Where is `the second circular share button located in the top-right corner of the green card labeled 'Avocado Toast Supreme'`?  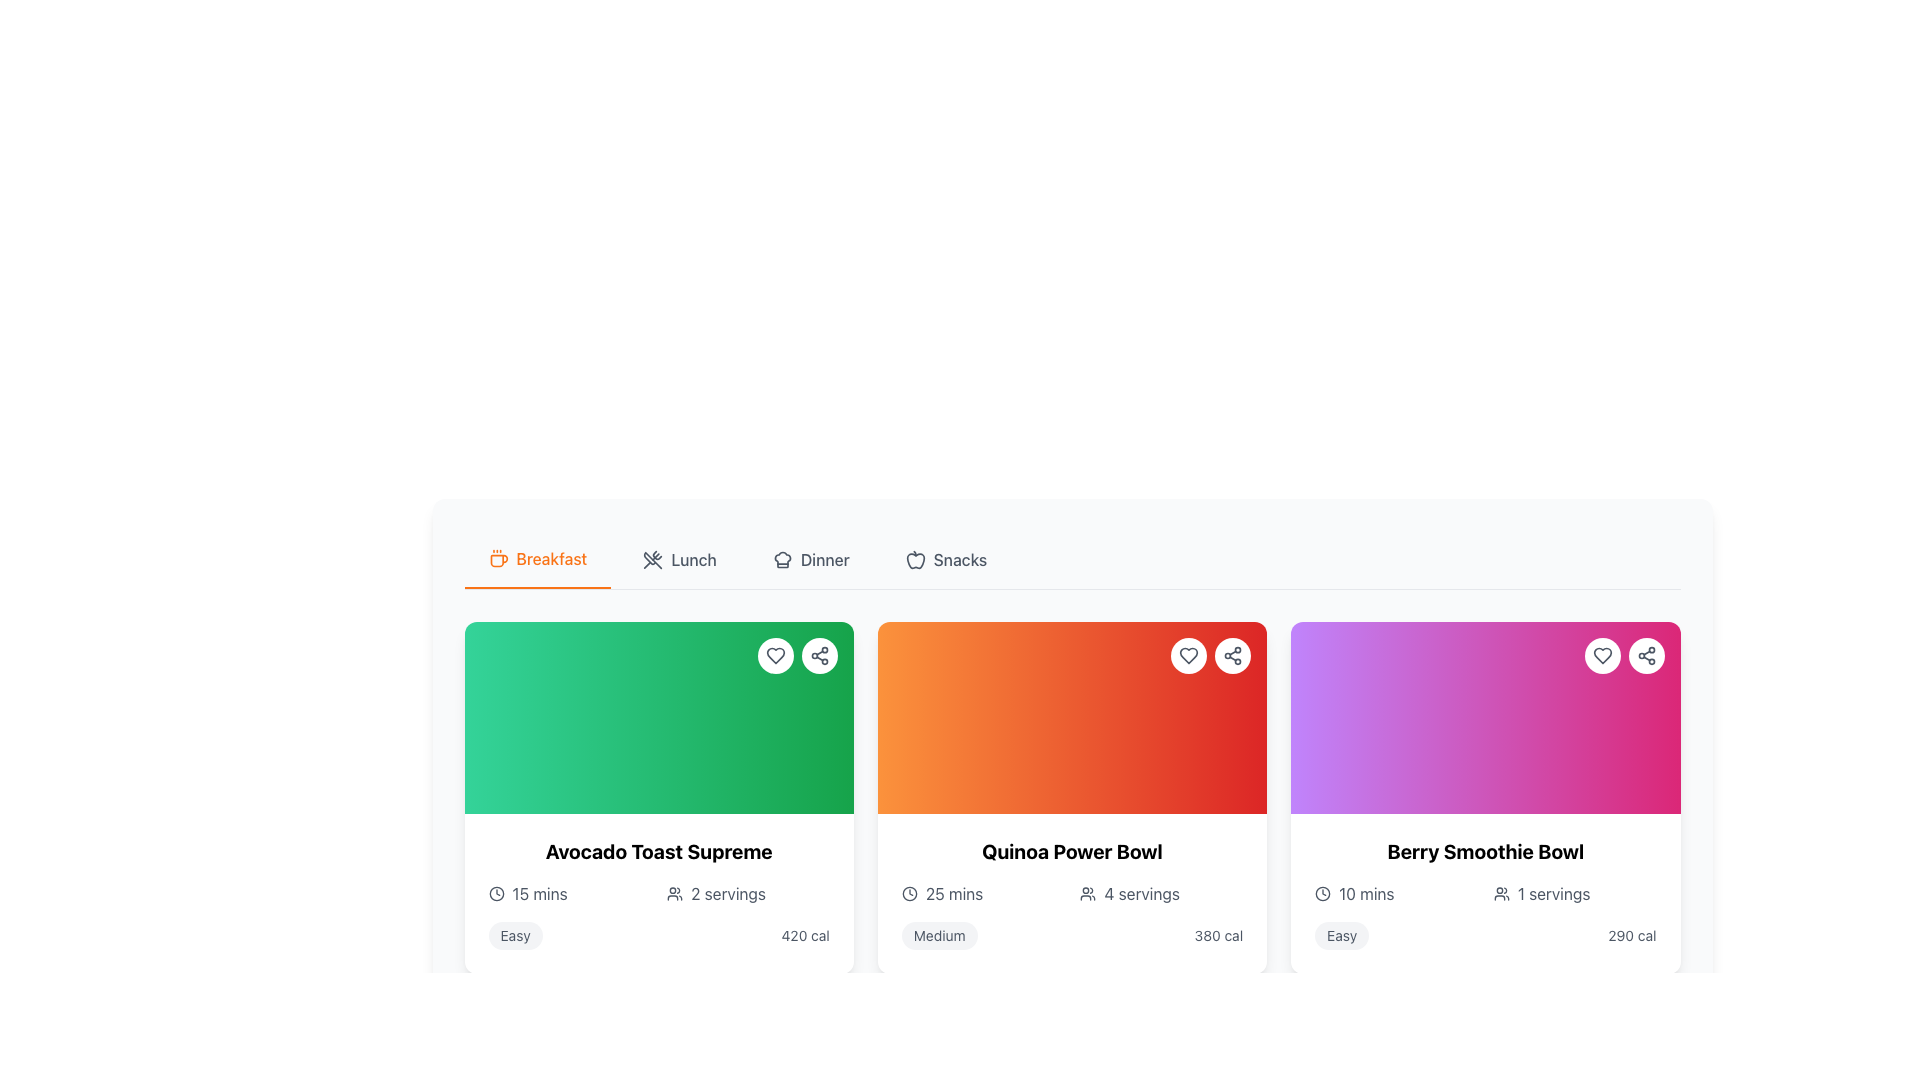 the second circular share button located in the top-right corner of the green card labeled 'Avocado Toast Supreme' is located at coordinates (819, 655).